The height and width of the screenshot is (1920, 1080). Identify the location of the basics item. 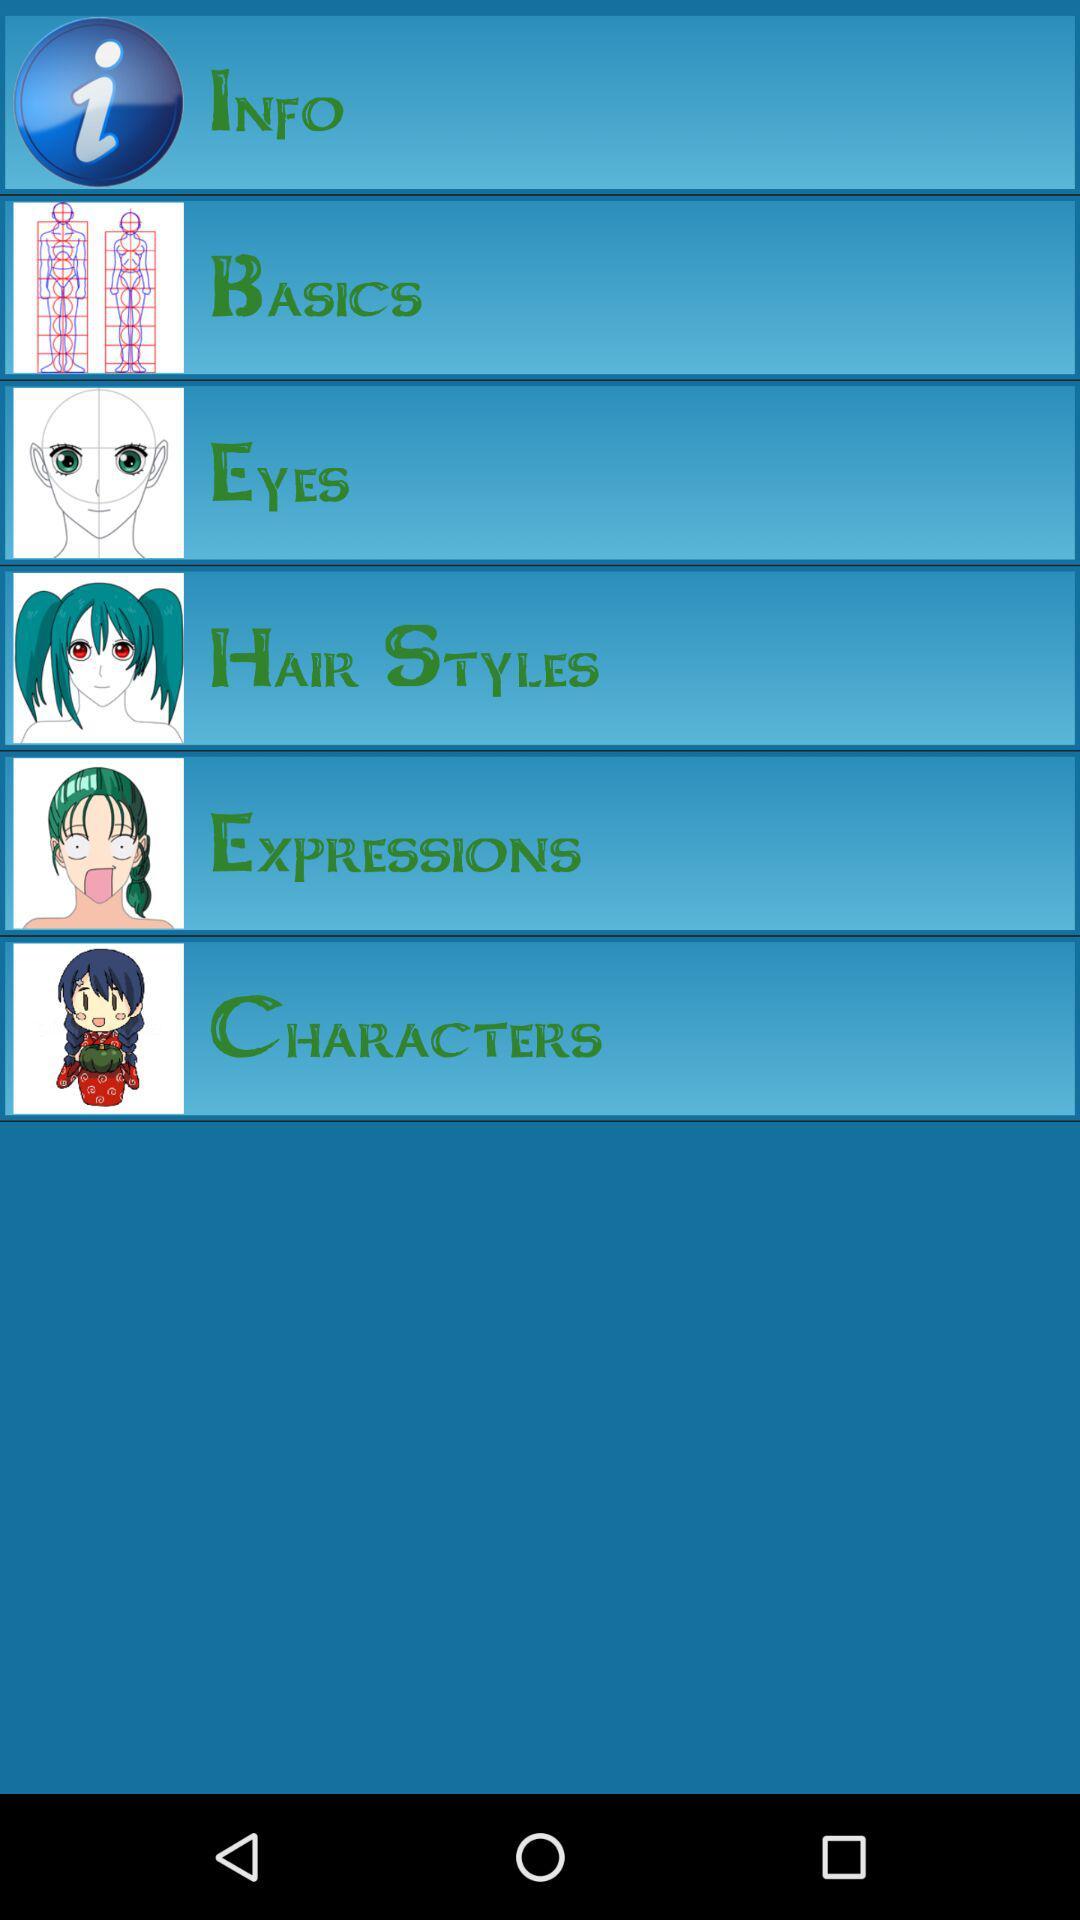
(303, 286).